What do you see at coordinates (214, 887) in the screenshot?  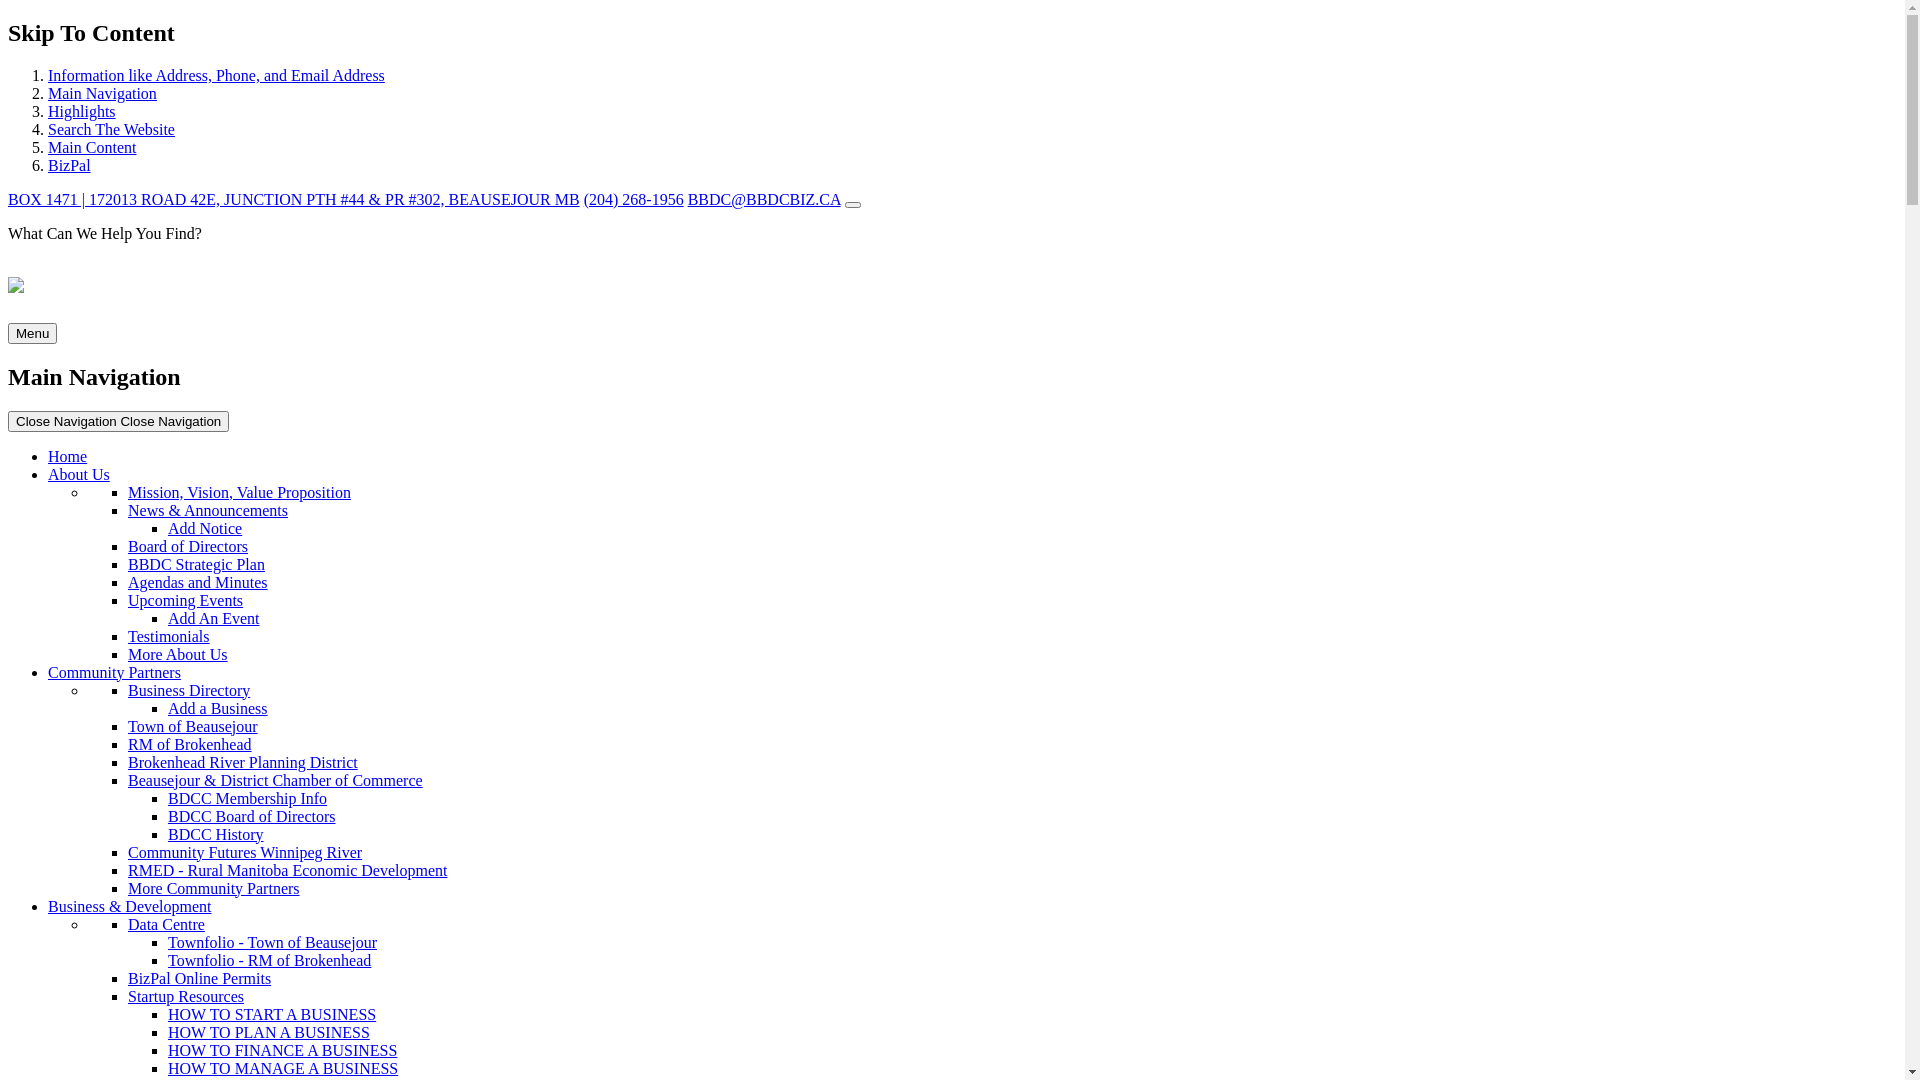 I see `'More Community Partners'` at bounding box center [214, 887].